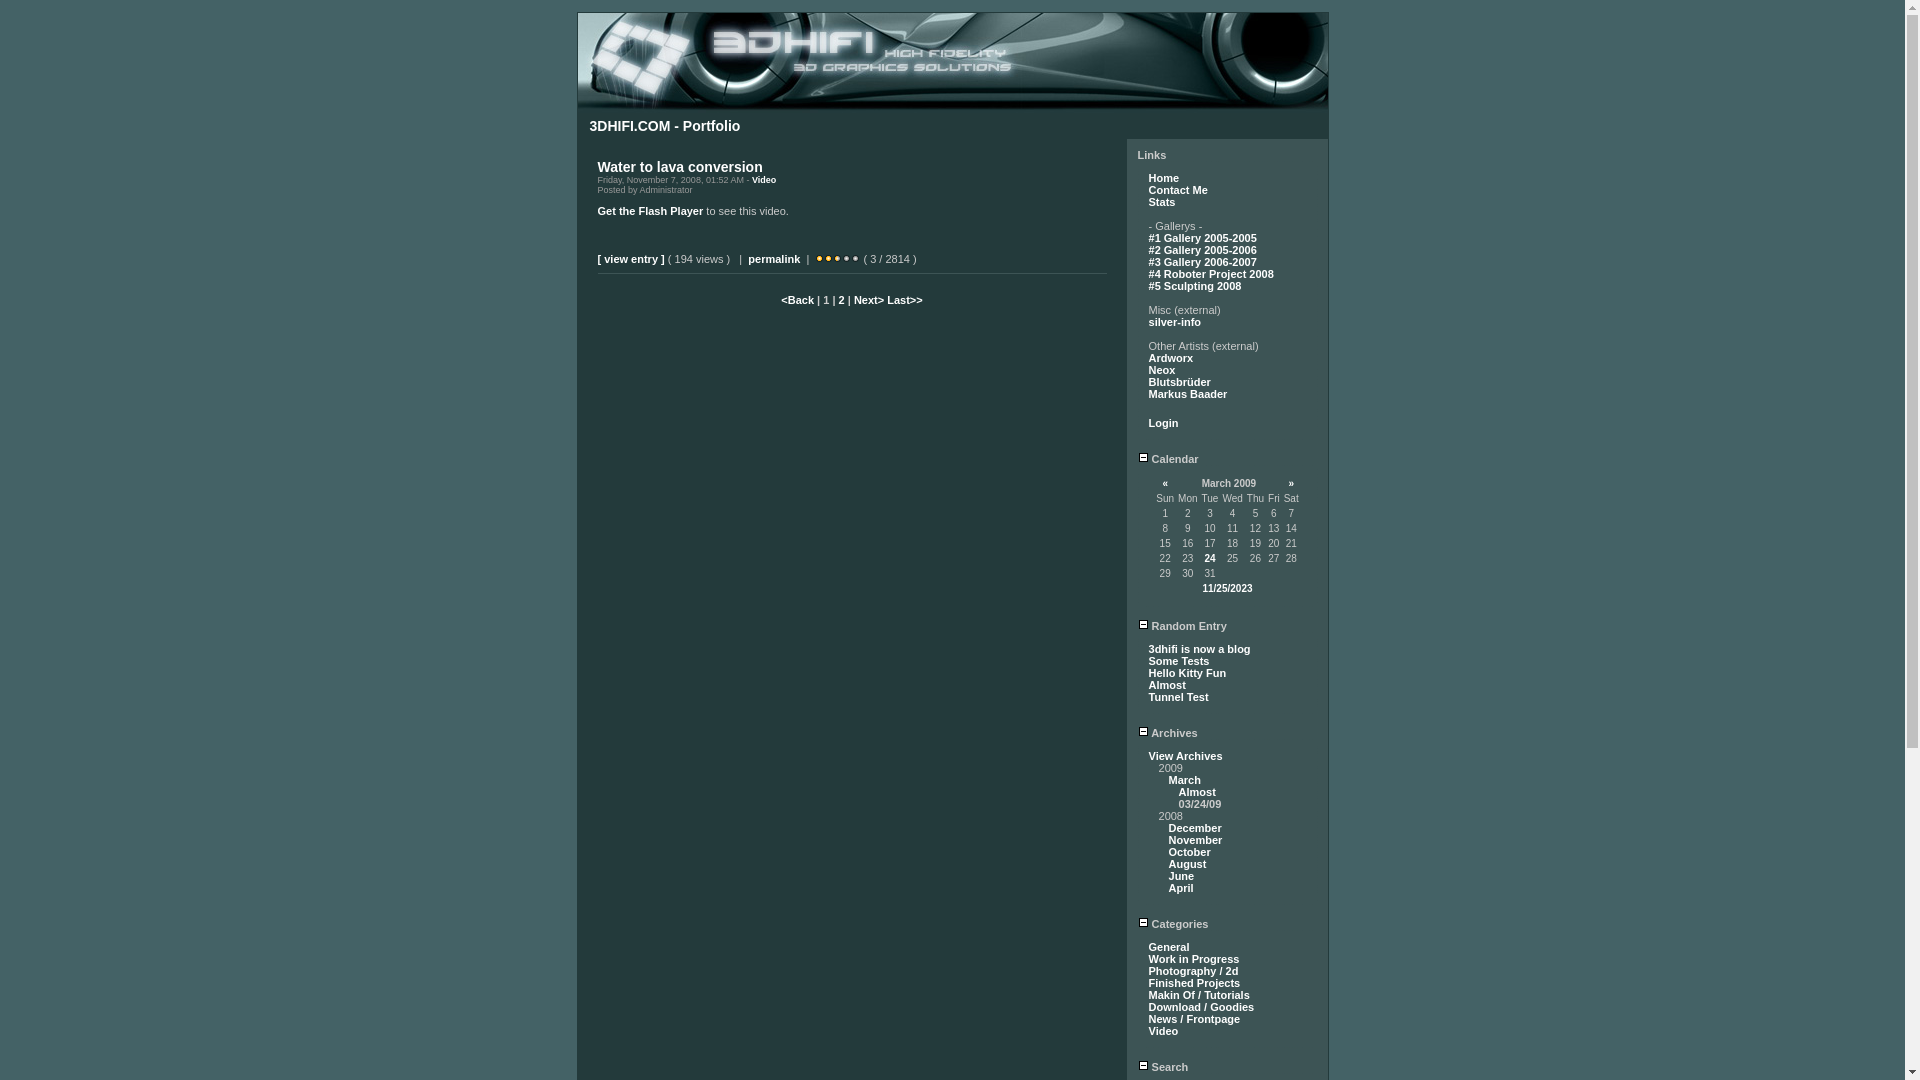  What do you see at coordinates (1200, 648) in the screenshot?
I see `'3dhifi is now a blog'` at bounding box center [1200, 648].